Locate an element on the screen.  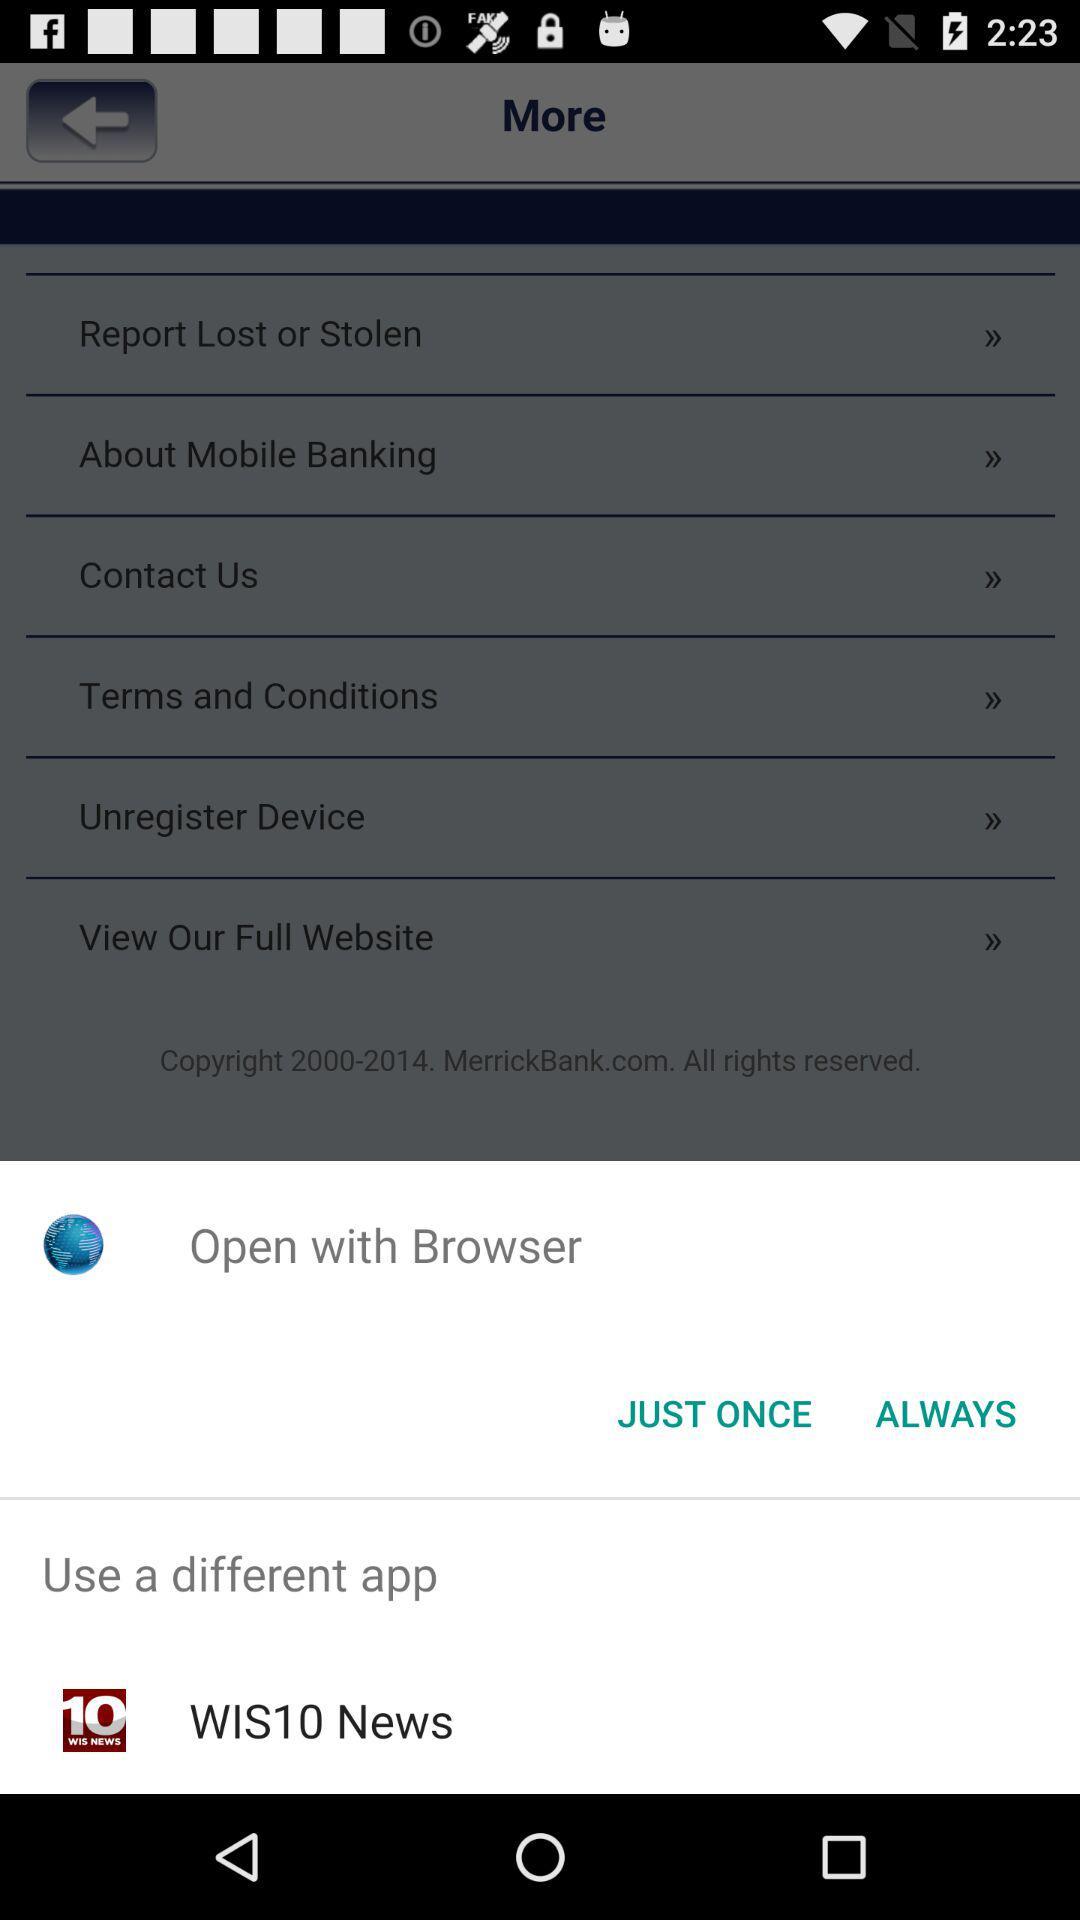
the item next to always is located at coordinates (713, 1411).